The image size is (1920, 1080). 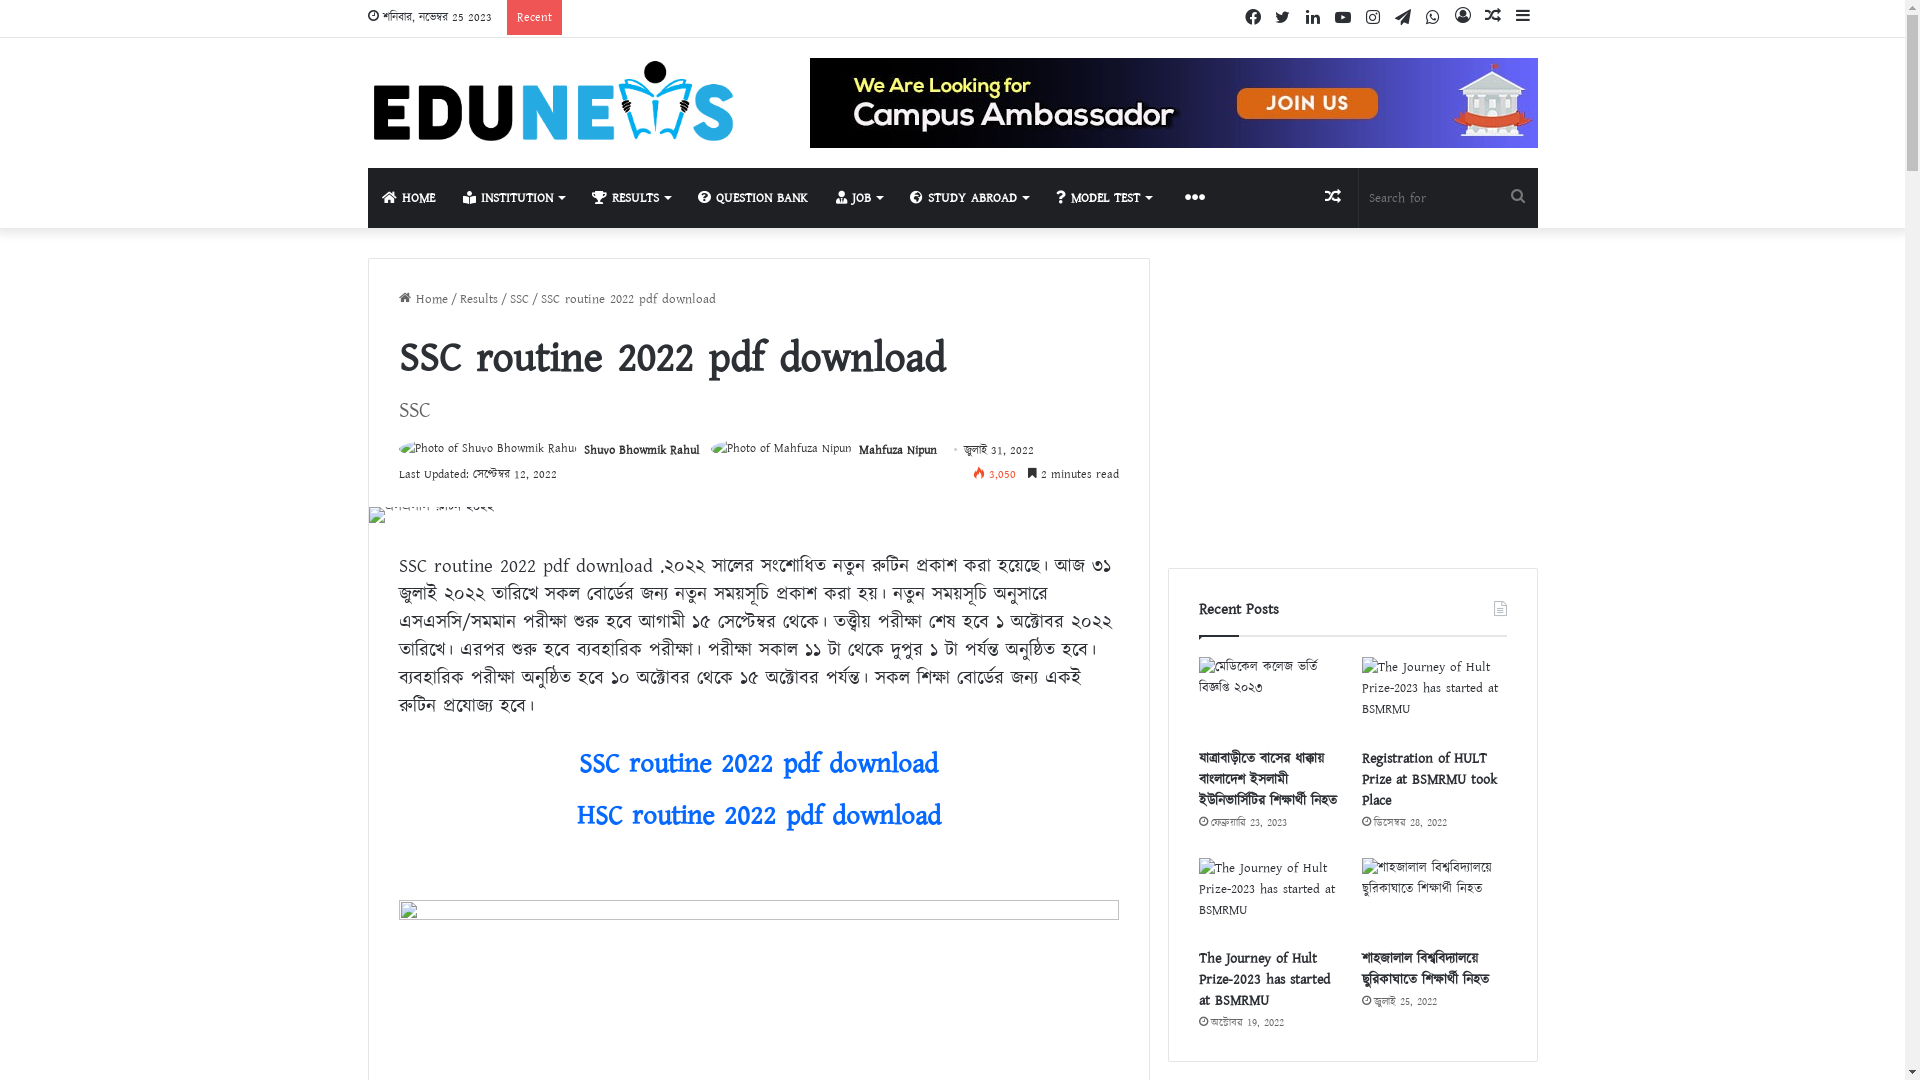 I want to click on 'RESULTS', so click(x=629, y=197).